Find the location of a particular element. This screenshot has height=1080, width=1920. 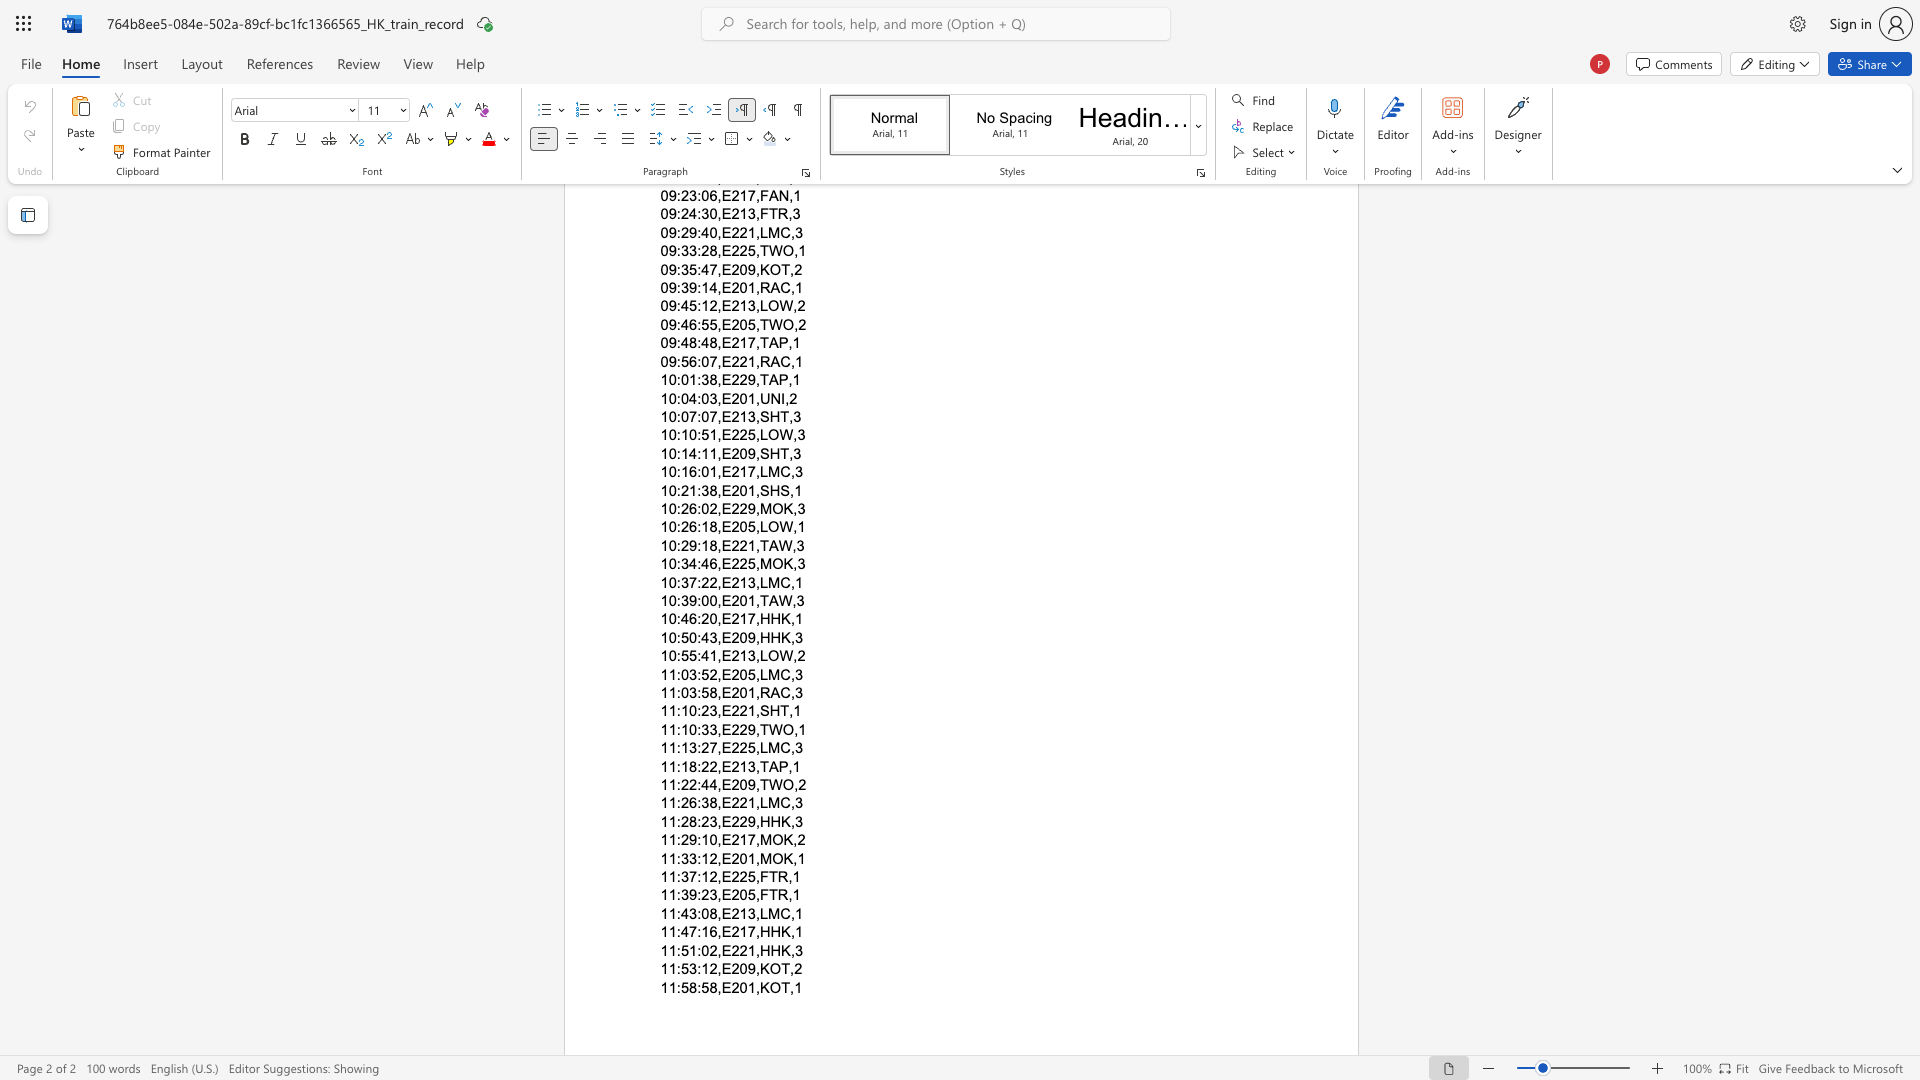

the subset text "13,LMC" within the text "11:43:08,E213,LMC,1" is located at coordinates (738, 913).